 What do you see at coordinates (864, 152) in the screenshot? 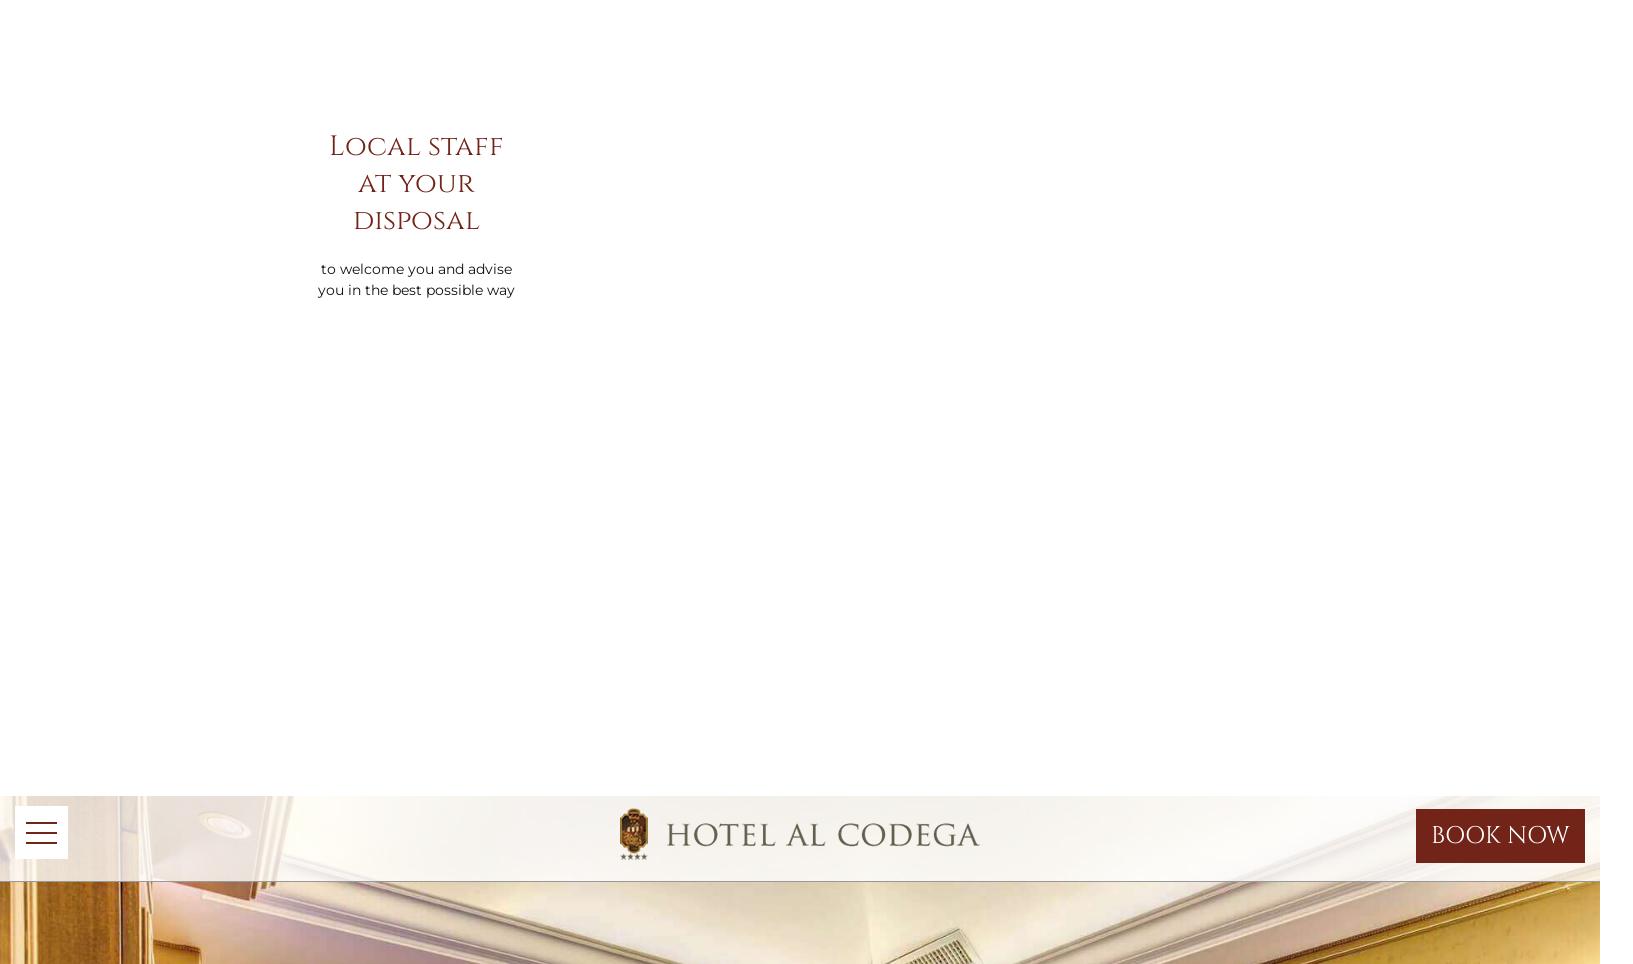
I see `'Cookie Policy'` at bounding box center [864, 152].